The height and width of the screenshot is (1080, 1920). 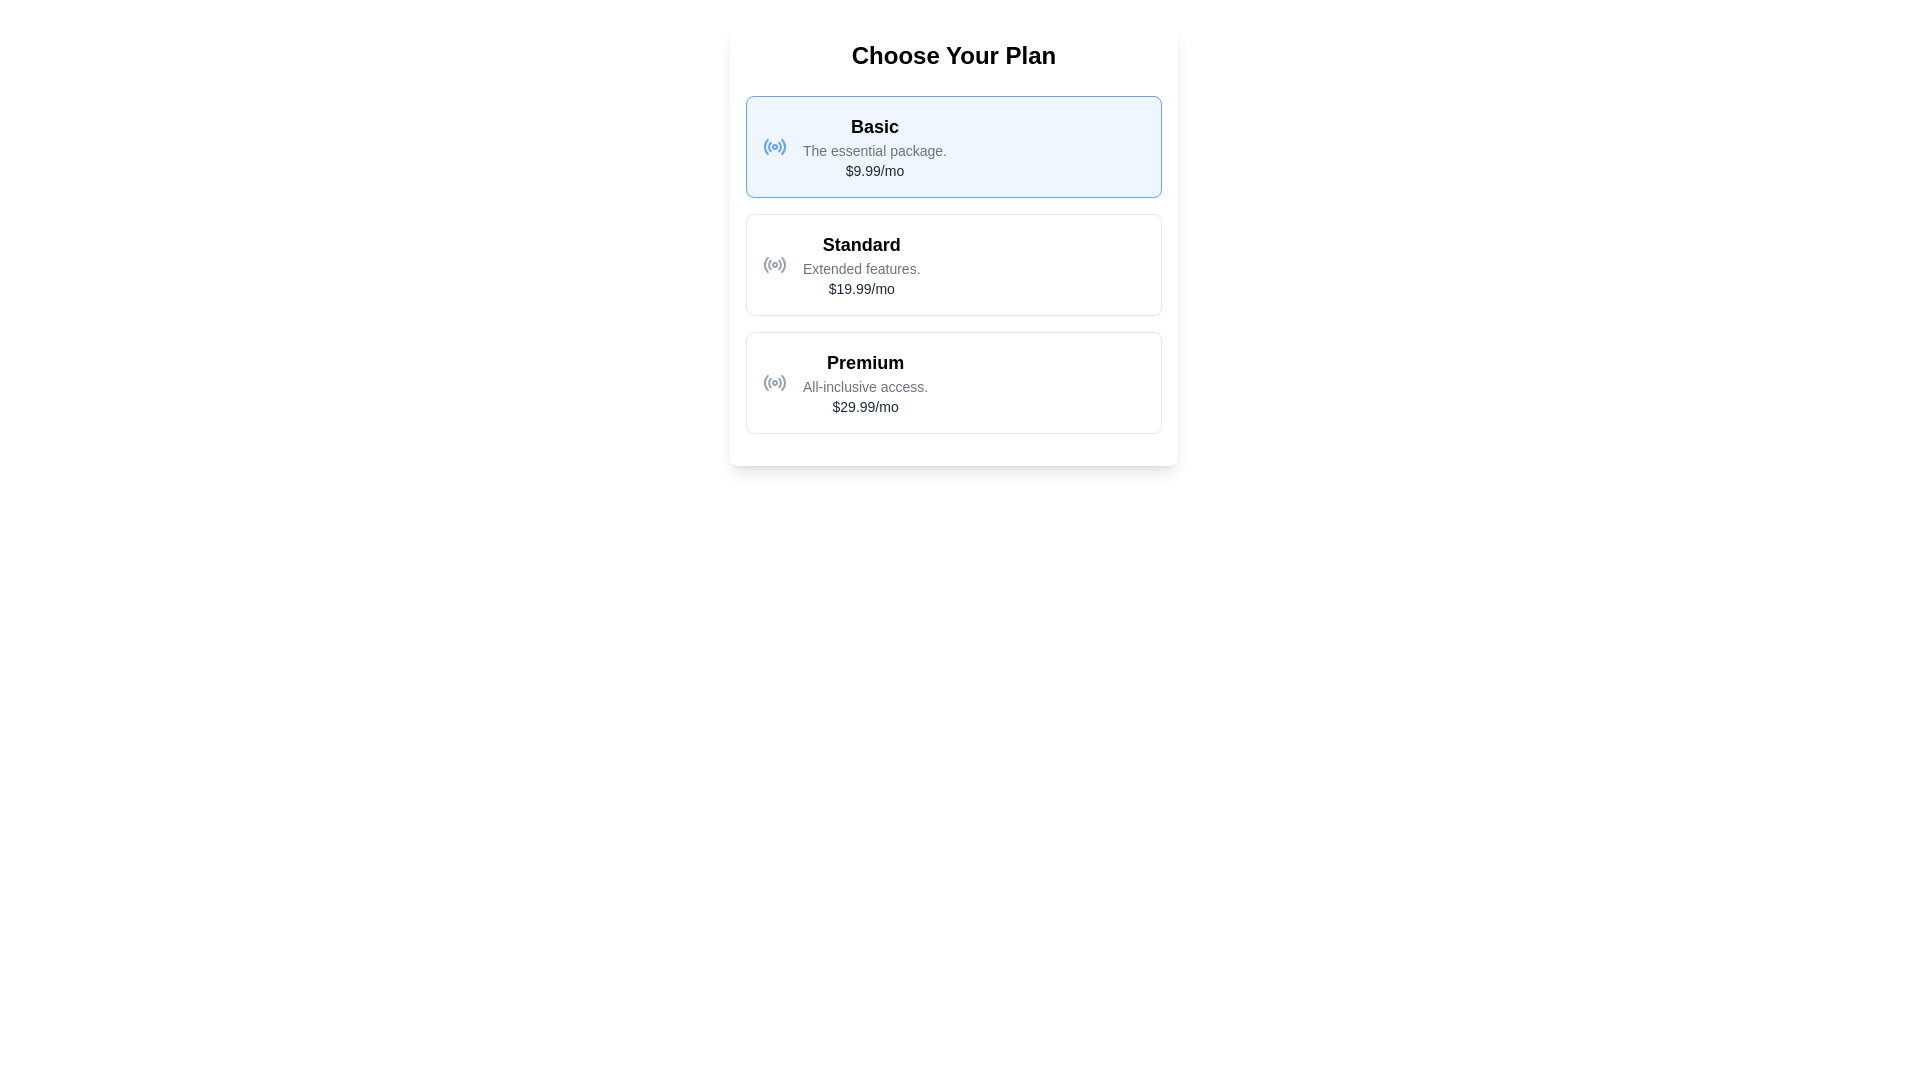 I want to click on the blue circular radio button, so click(x=773, y=145).